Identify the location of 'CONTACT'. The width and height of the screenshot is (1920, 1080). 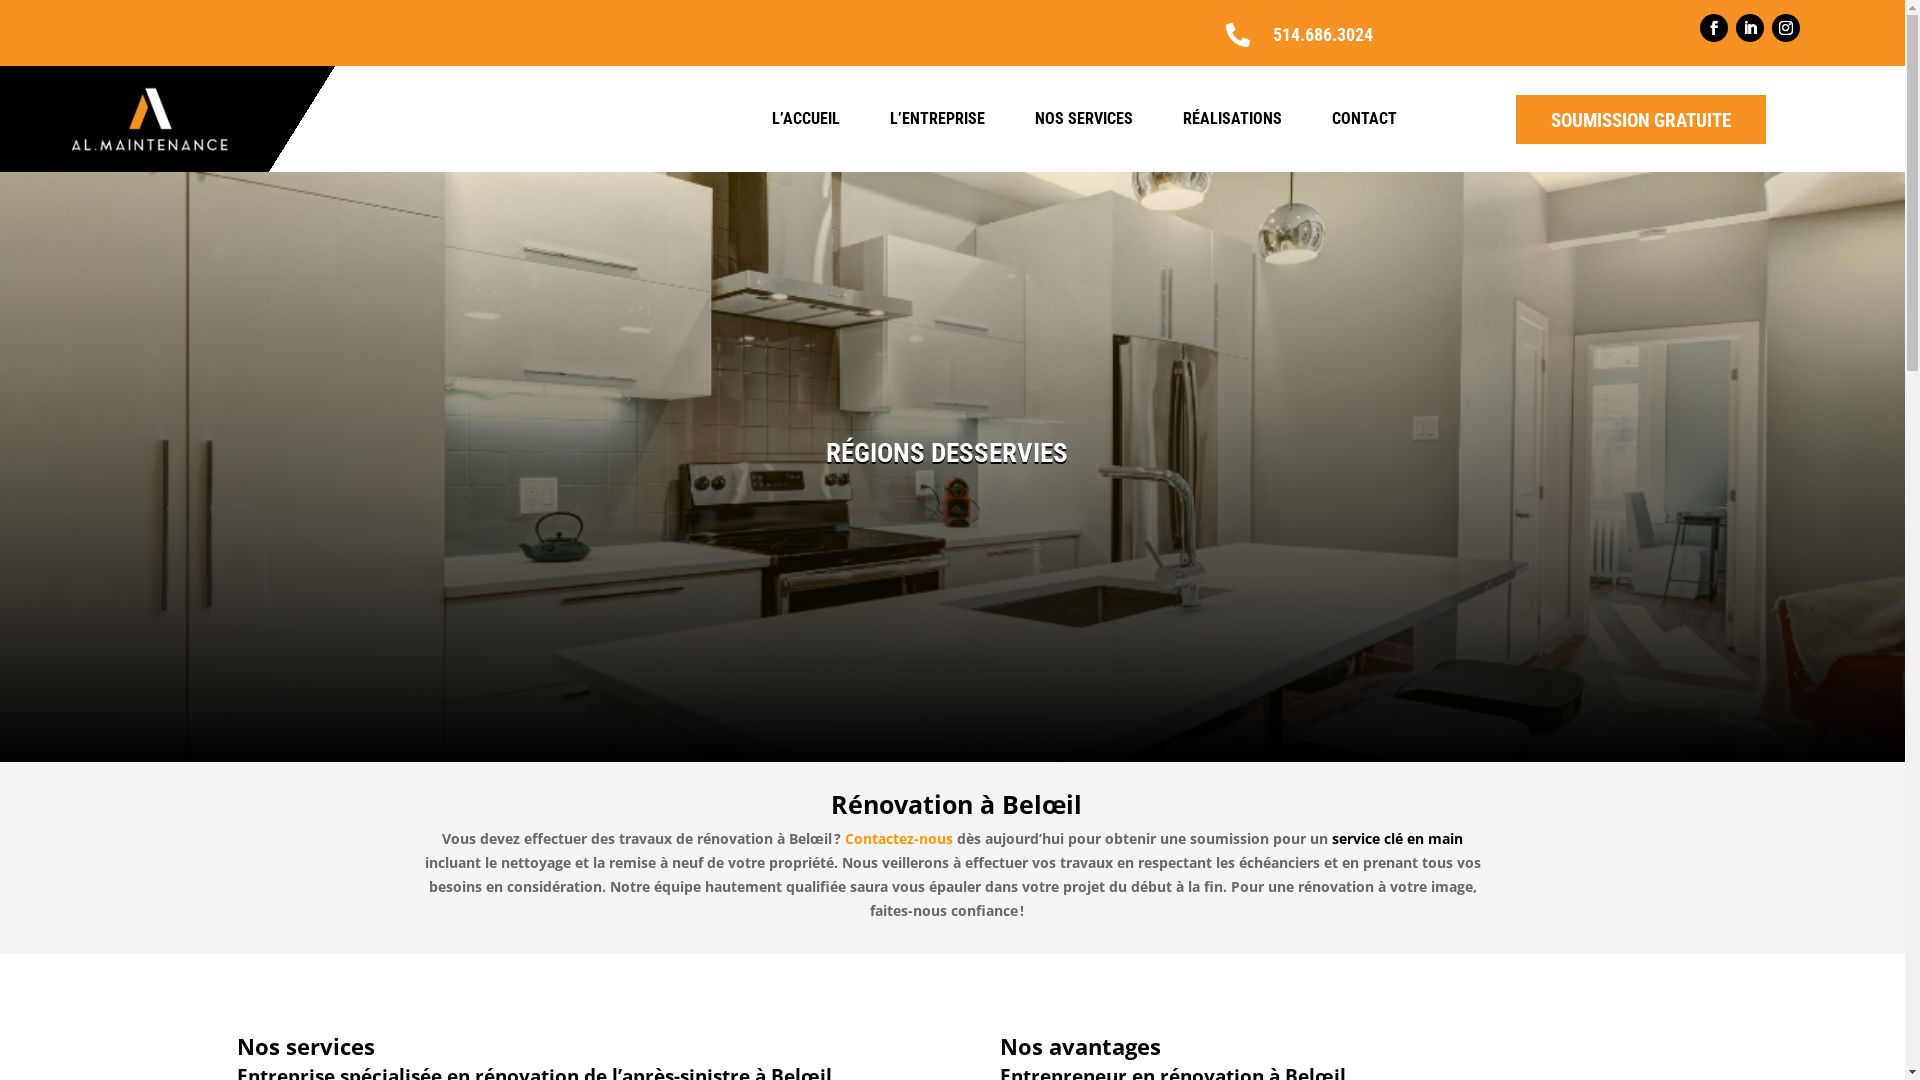
(1331, 119).